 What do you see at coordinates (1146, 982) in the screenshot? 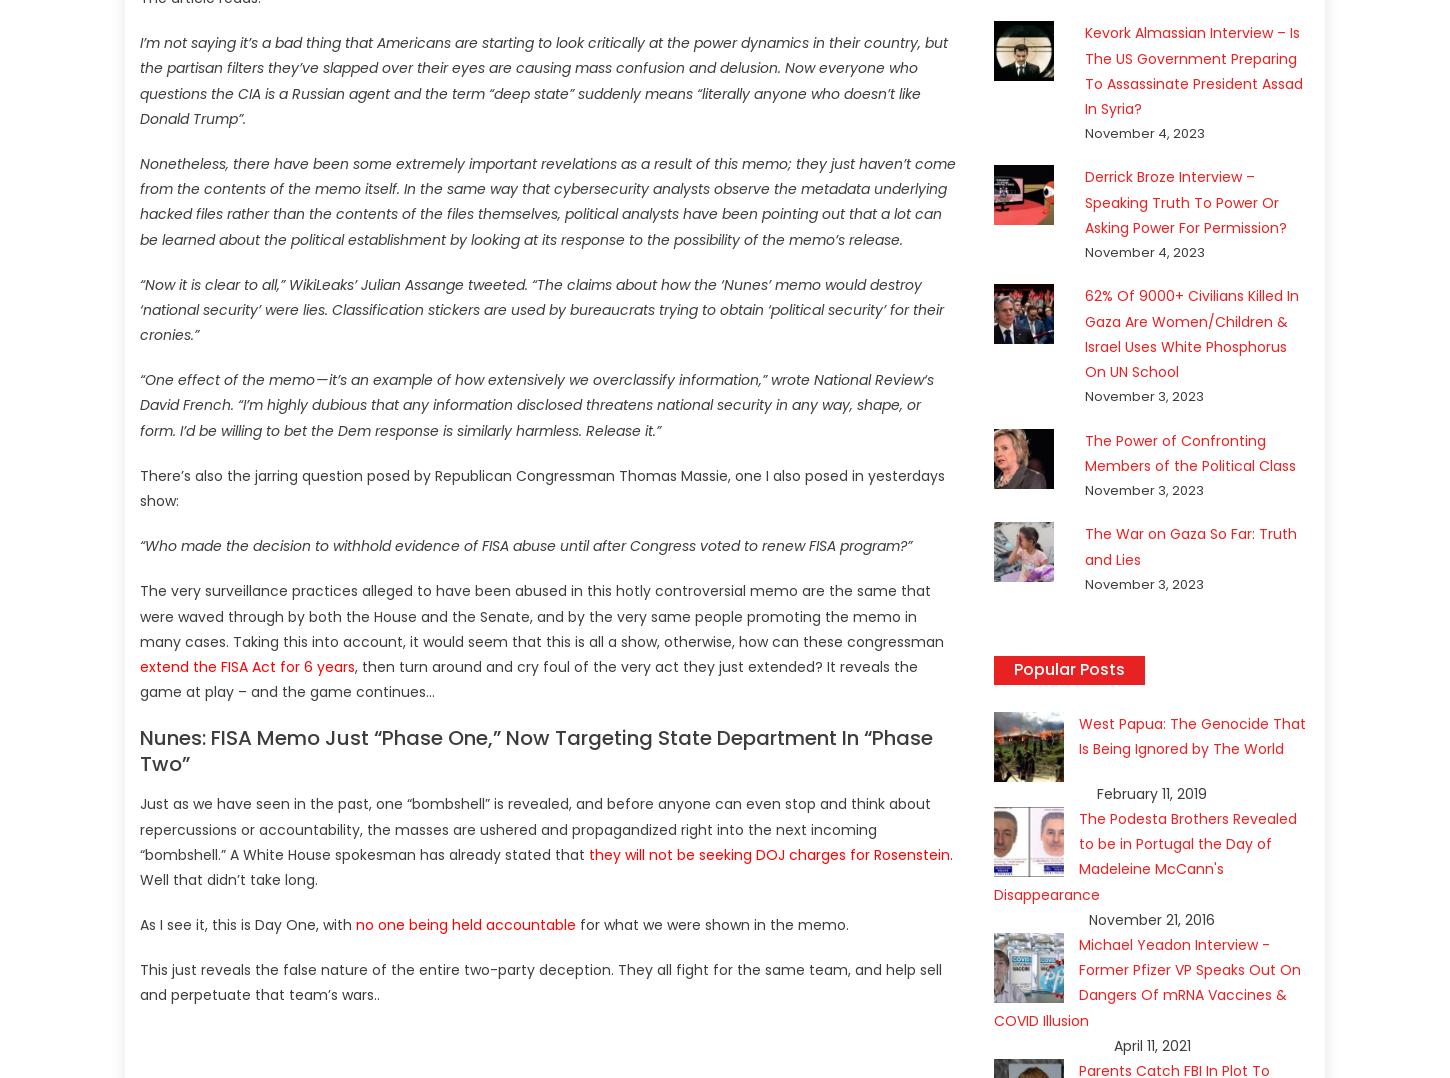
I see `'Michael Yeadon Interview - Former Pfizer VP Speaks Out On Dangers Of mRNA Vaccines & COVID Illusion'` at bounding box center [1146, 982].